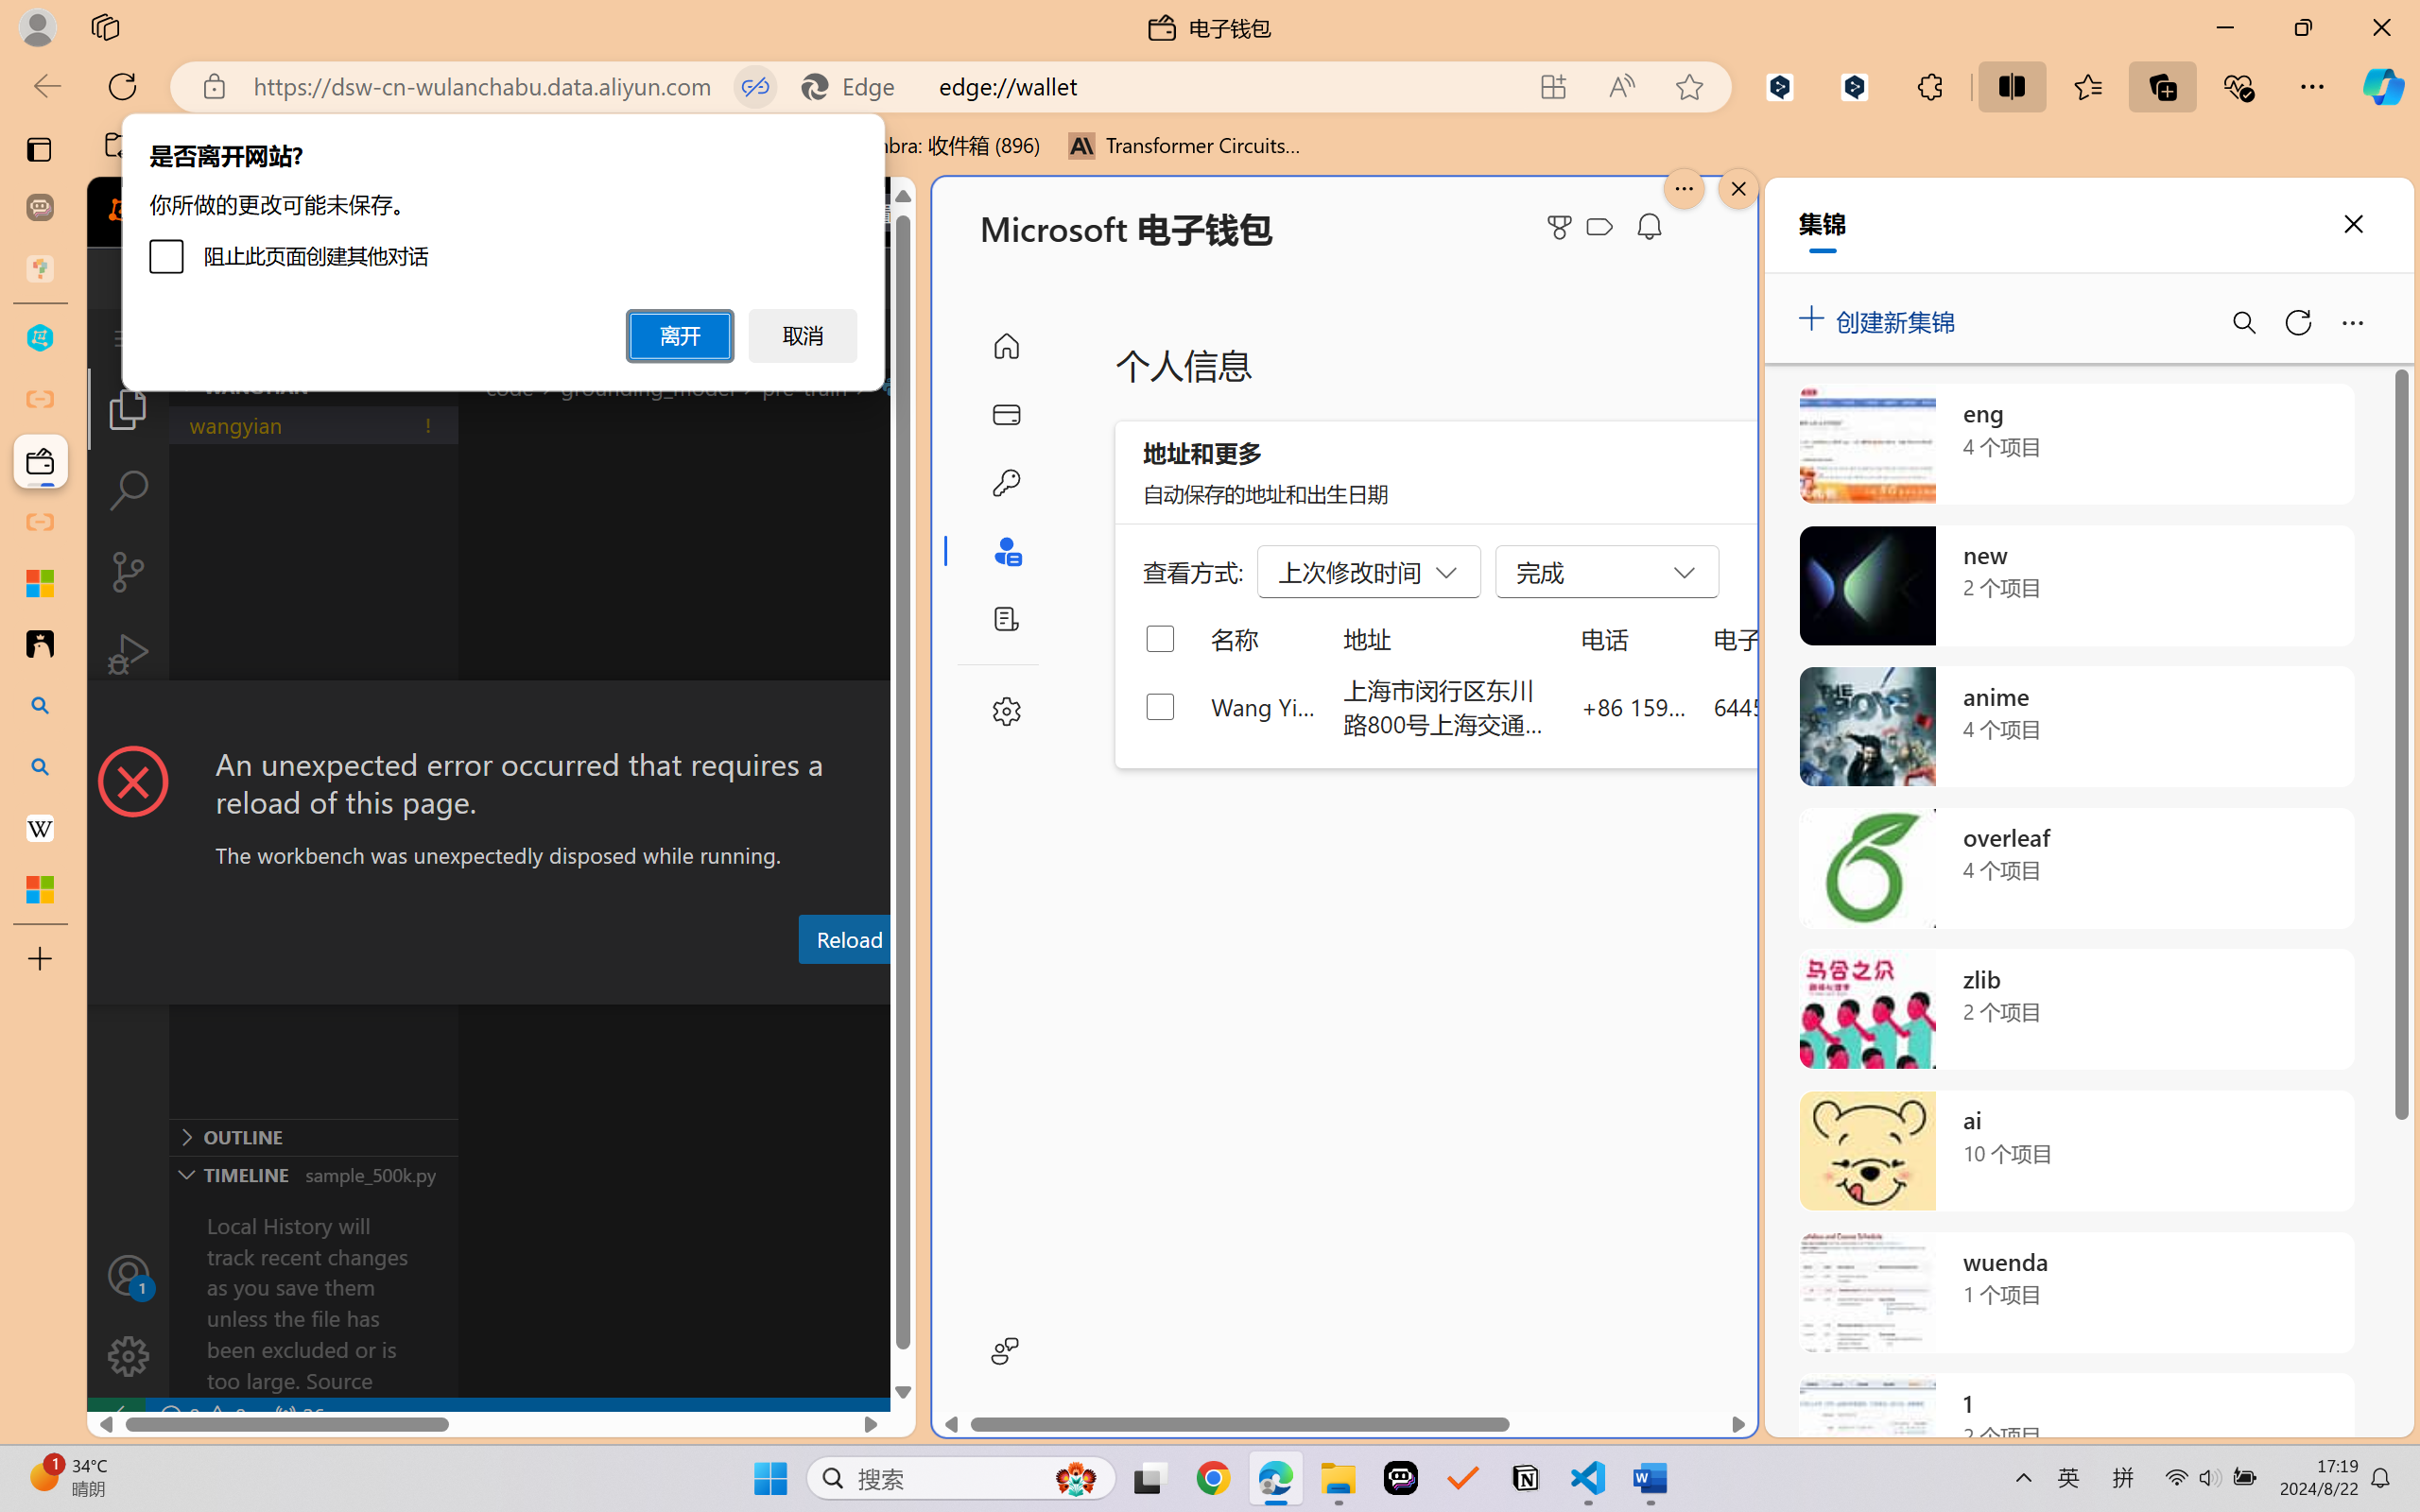 Image resolution: width=2420 pixels, height=1512 pixels. What do you see at coordinates (807, 986) in the screenshot?
I see `'Debug Console (Ctrl+Shift+Y)'` at bounding box center [807, 986].